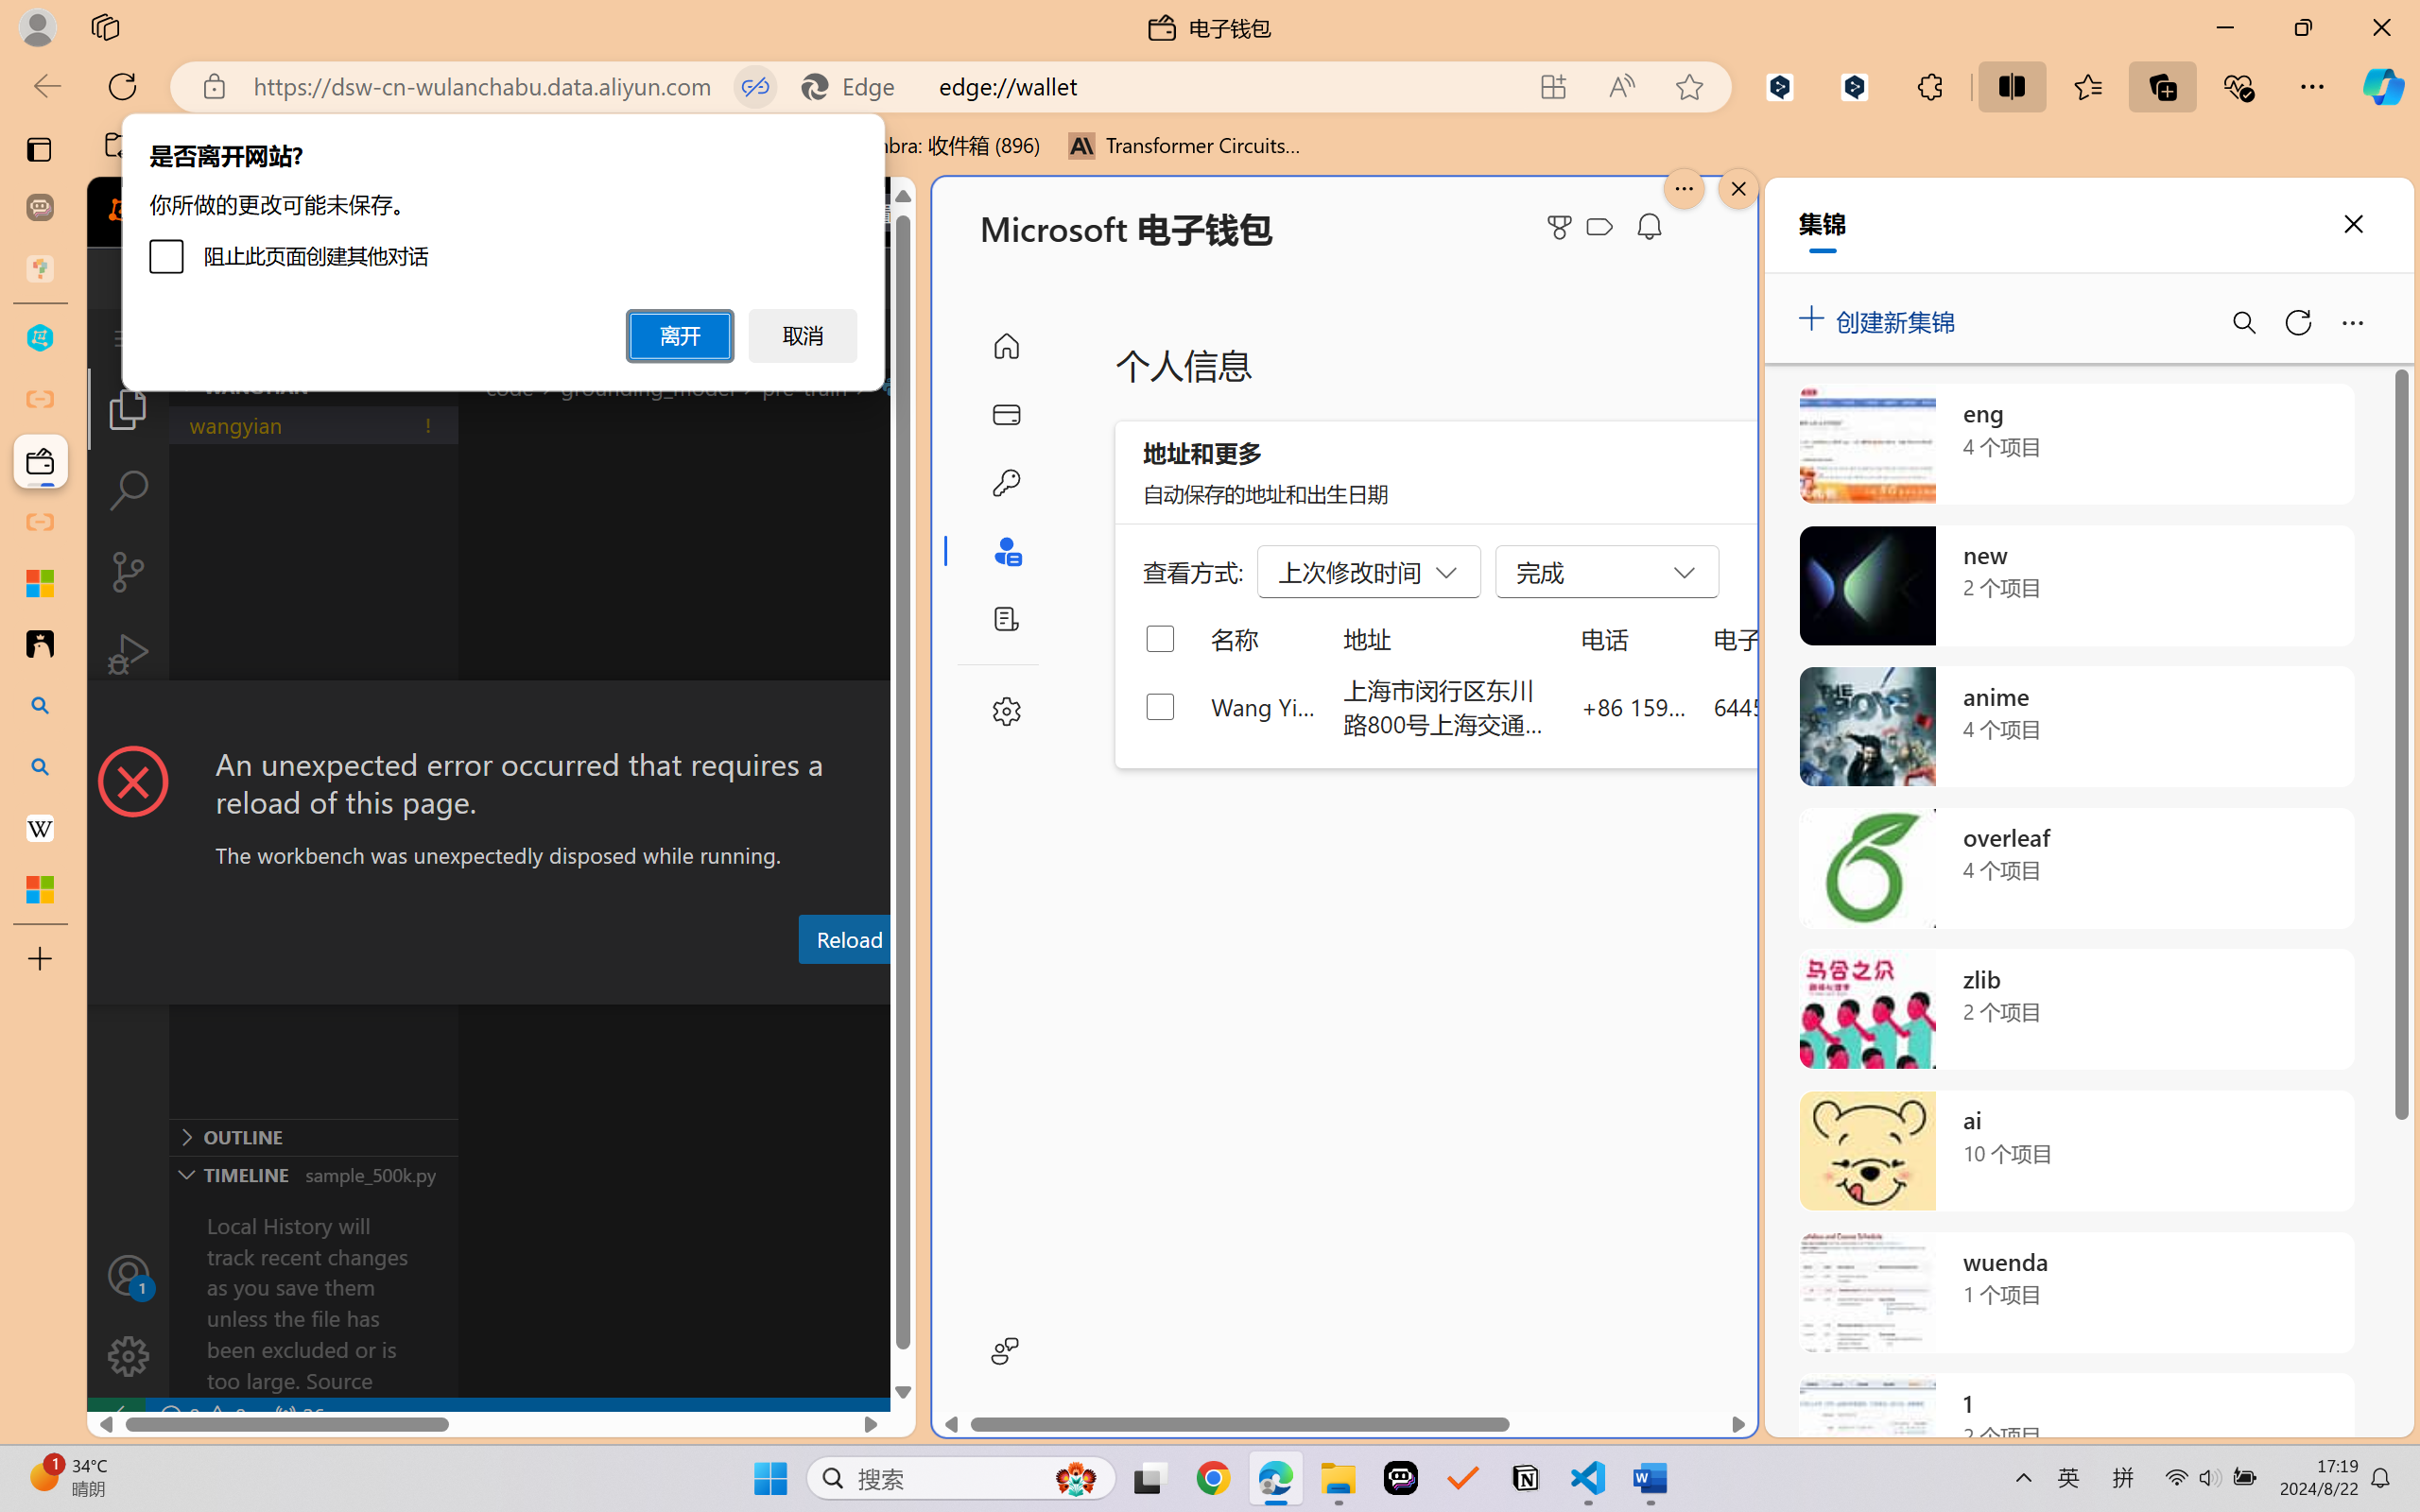 Image resolution: width=2420 pixels, height=1512 pixels. What do you see at coordinates (807, 986) in the screenshot?
I see `'Debug Console (Ctrl+Shift+Y)'` at bounding box center [807, 986].